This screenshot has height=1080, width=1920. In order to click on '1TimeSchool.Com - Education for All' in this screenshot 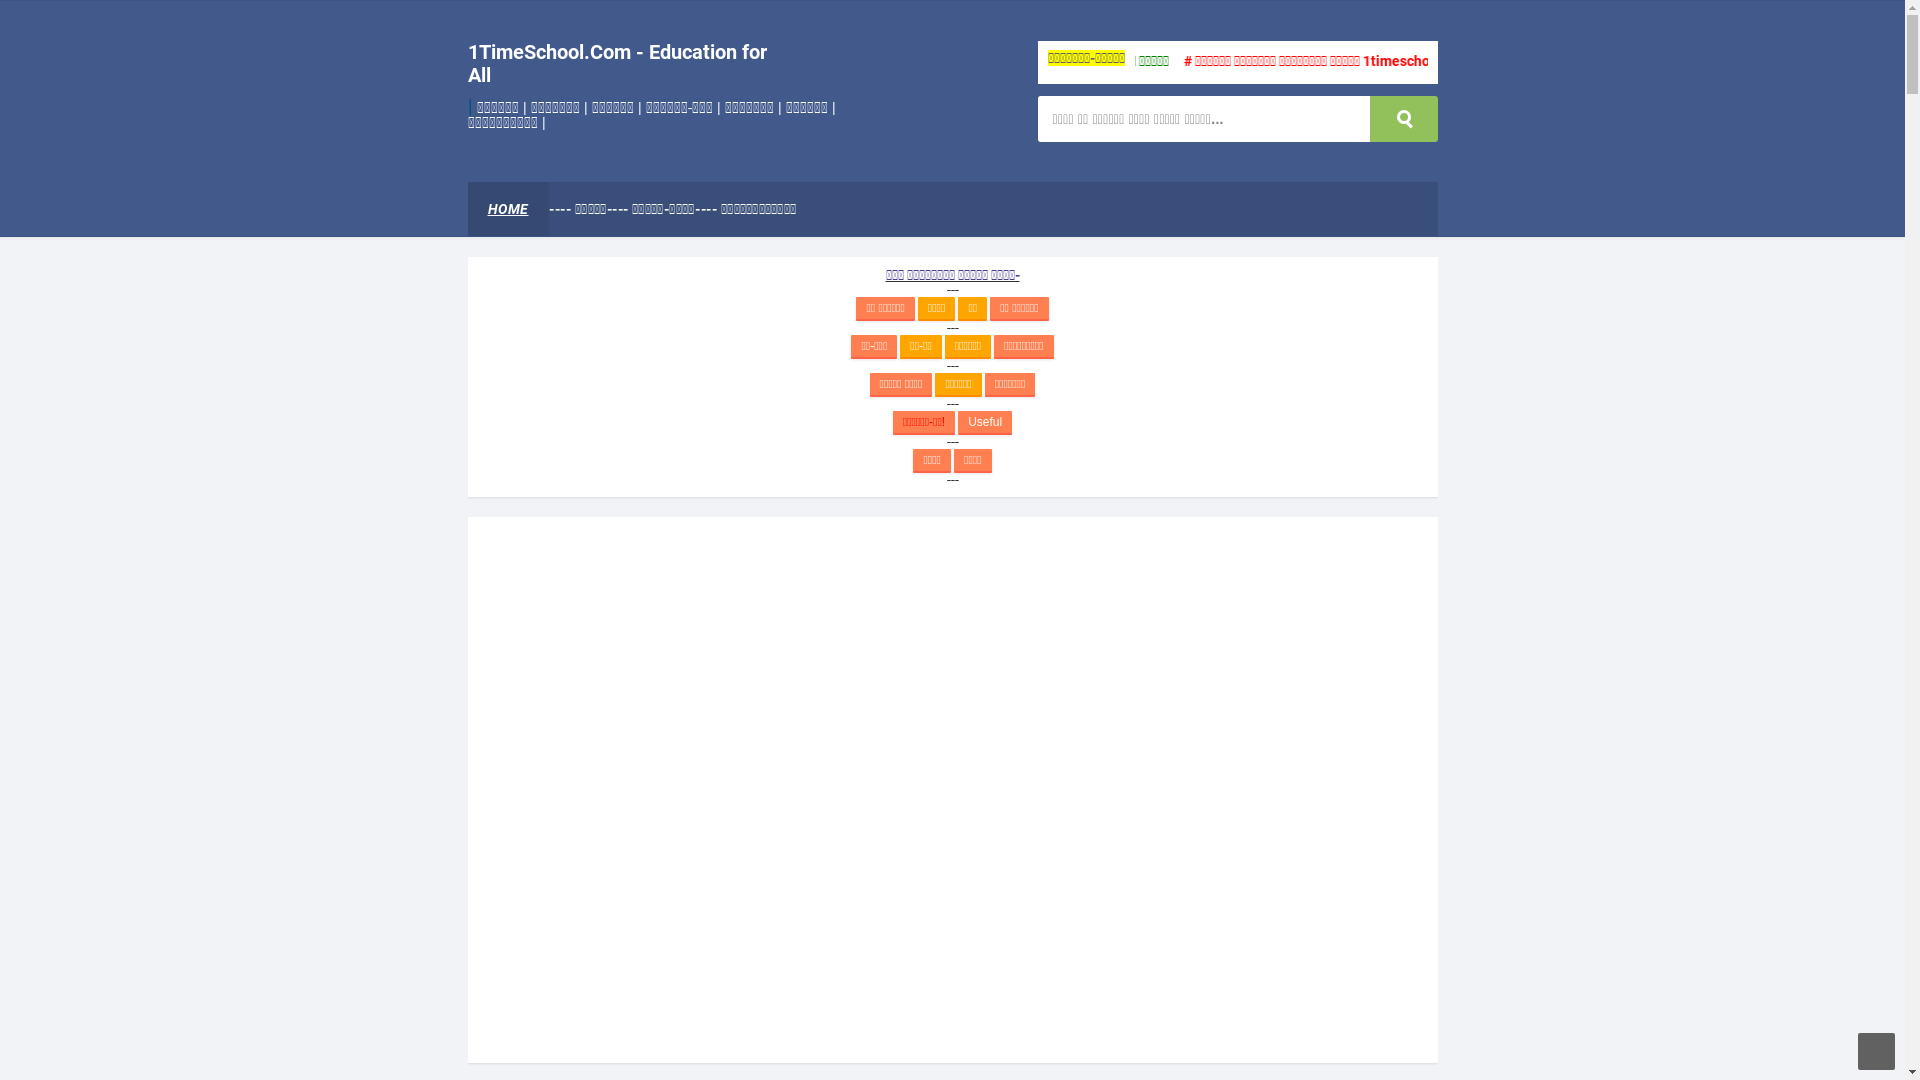, I will do `click(616, 63)`.